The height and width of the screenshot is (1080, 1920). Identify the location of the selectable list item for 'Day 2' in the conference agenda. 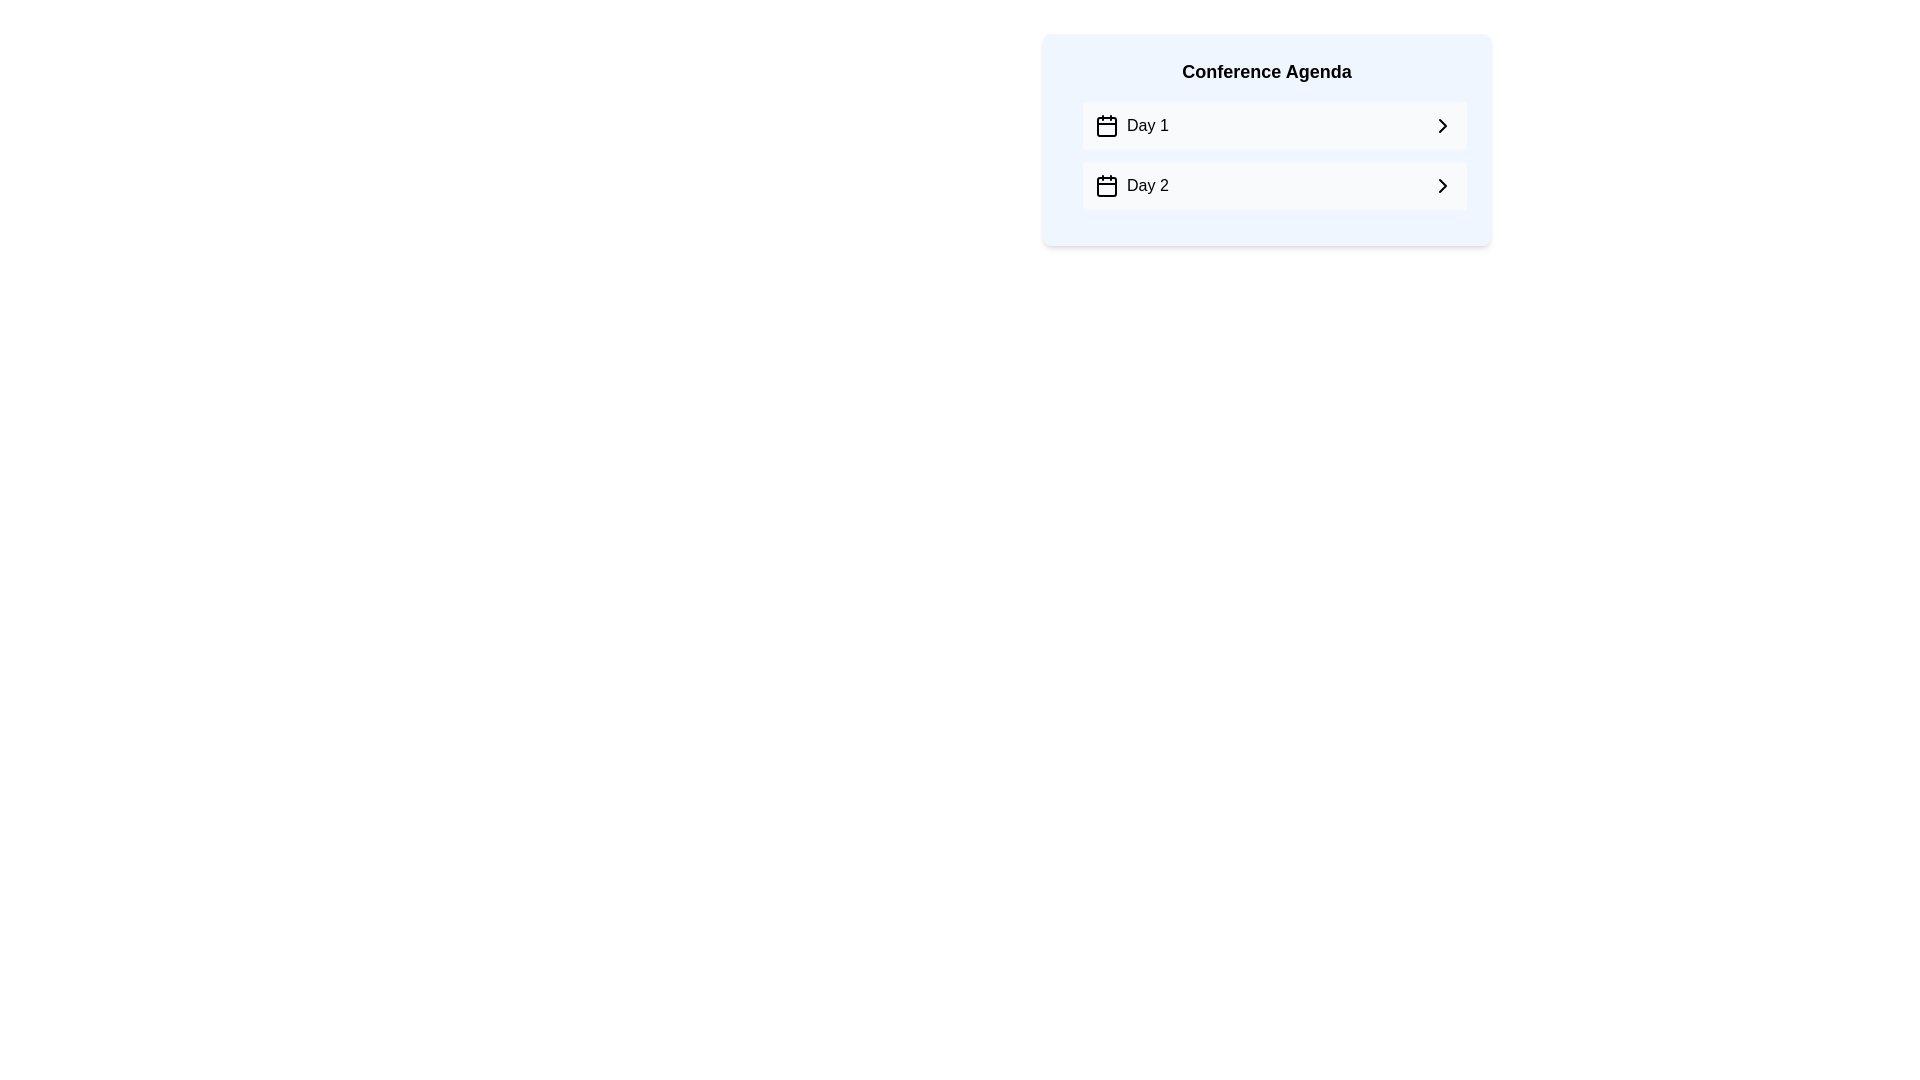
(1274, 185).